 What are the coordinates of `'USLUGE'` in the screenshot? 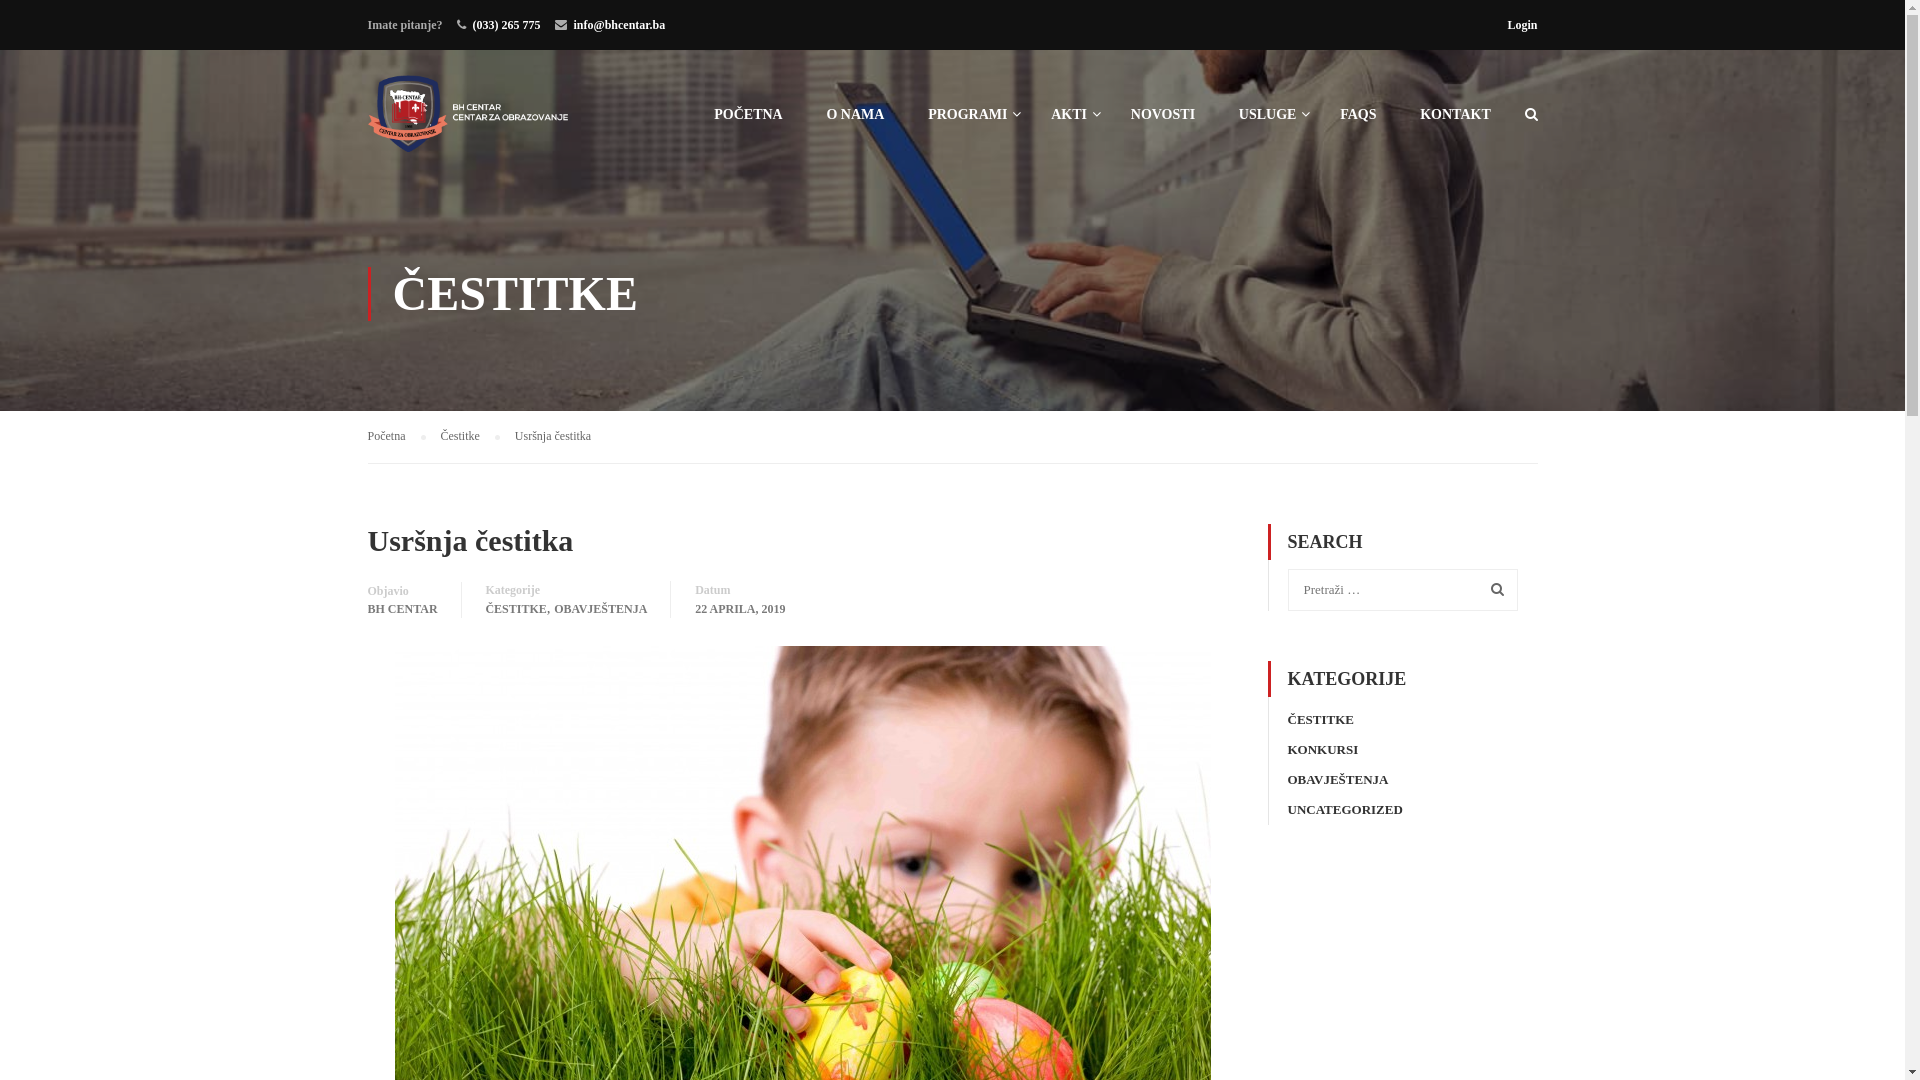 It's located at (1218, 123).